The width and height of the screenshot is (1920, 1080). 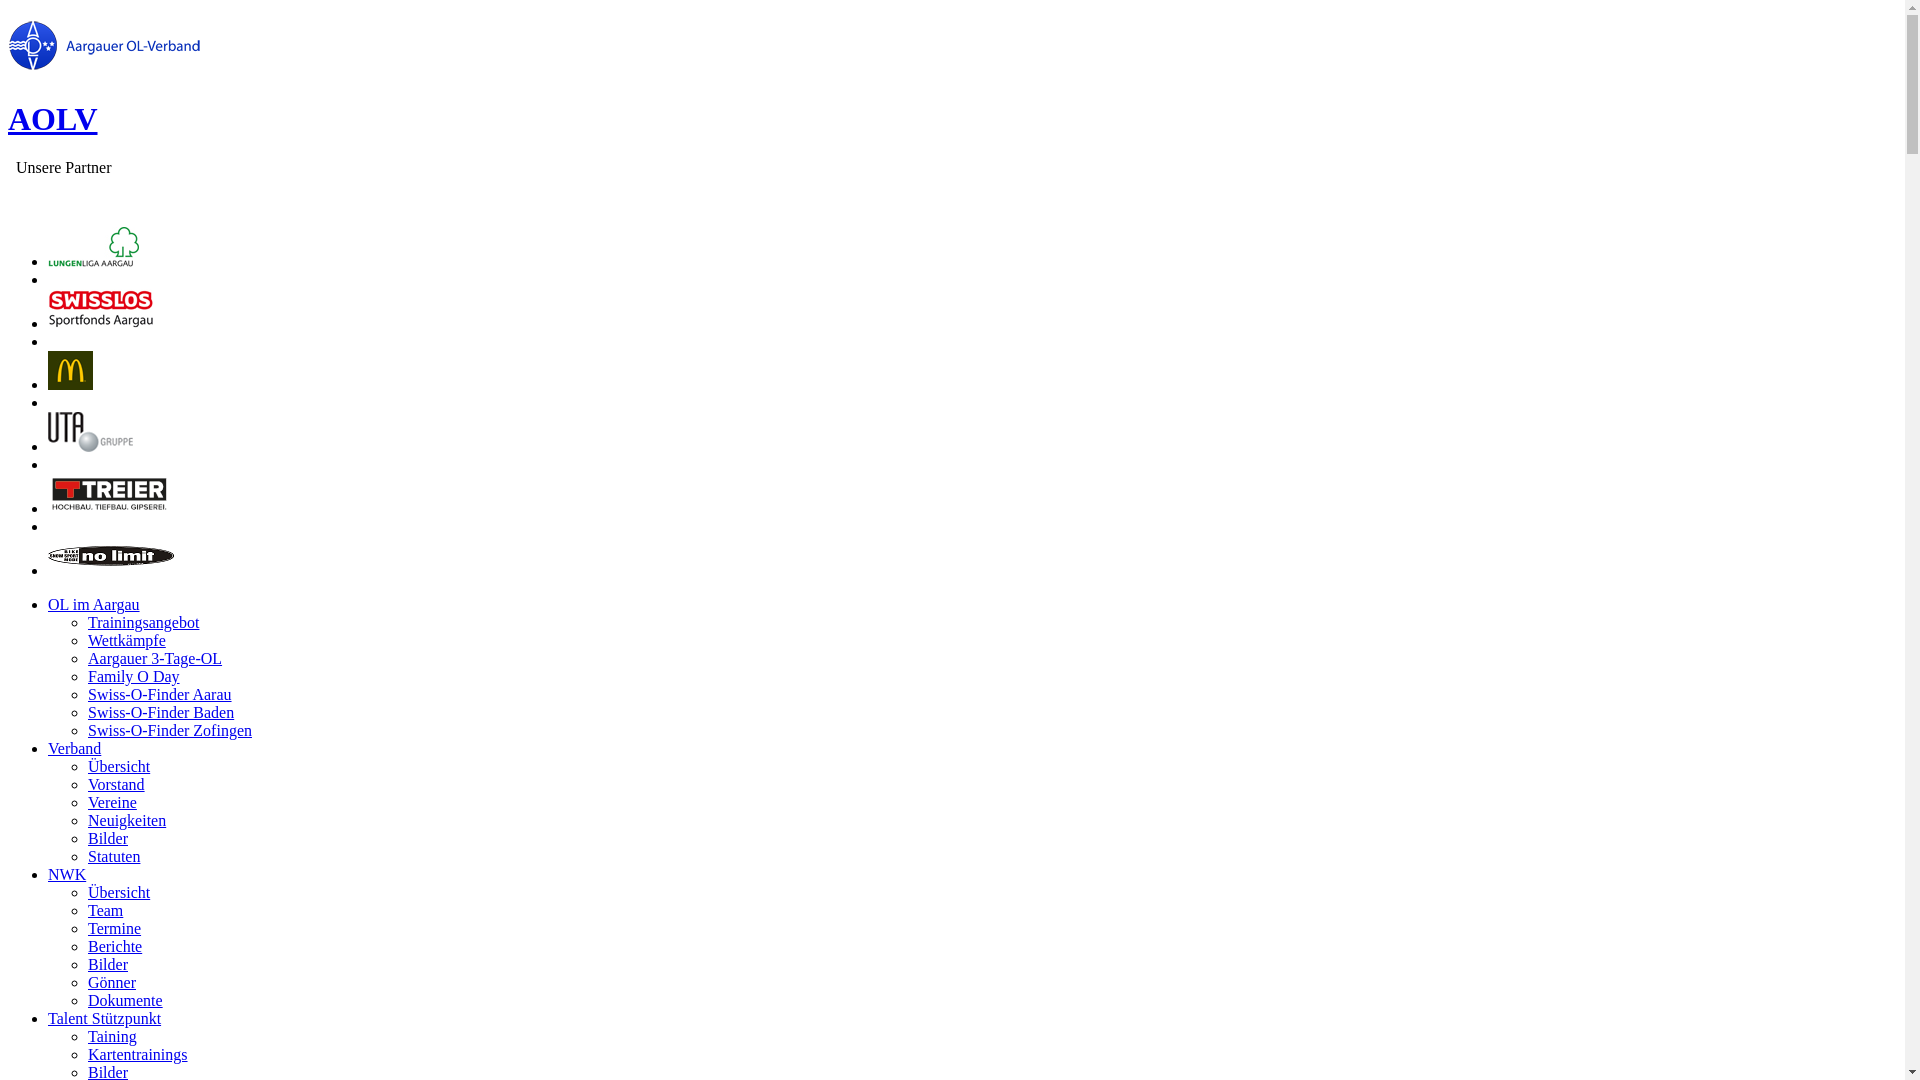 I want to click on 'AOLV', so click(x=52, y=119).